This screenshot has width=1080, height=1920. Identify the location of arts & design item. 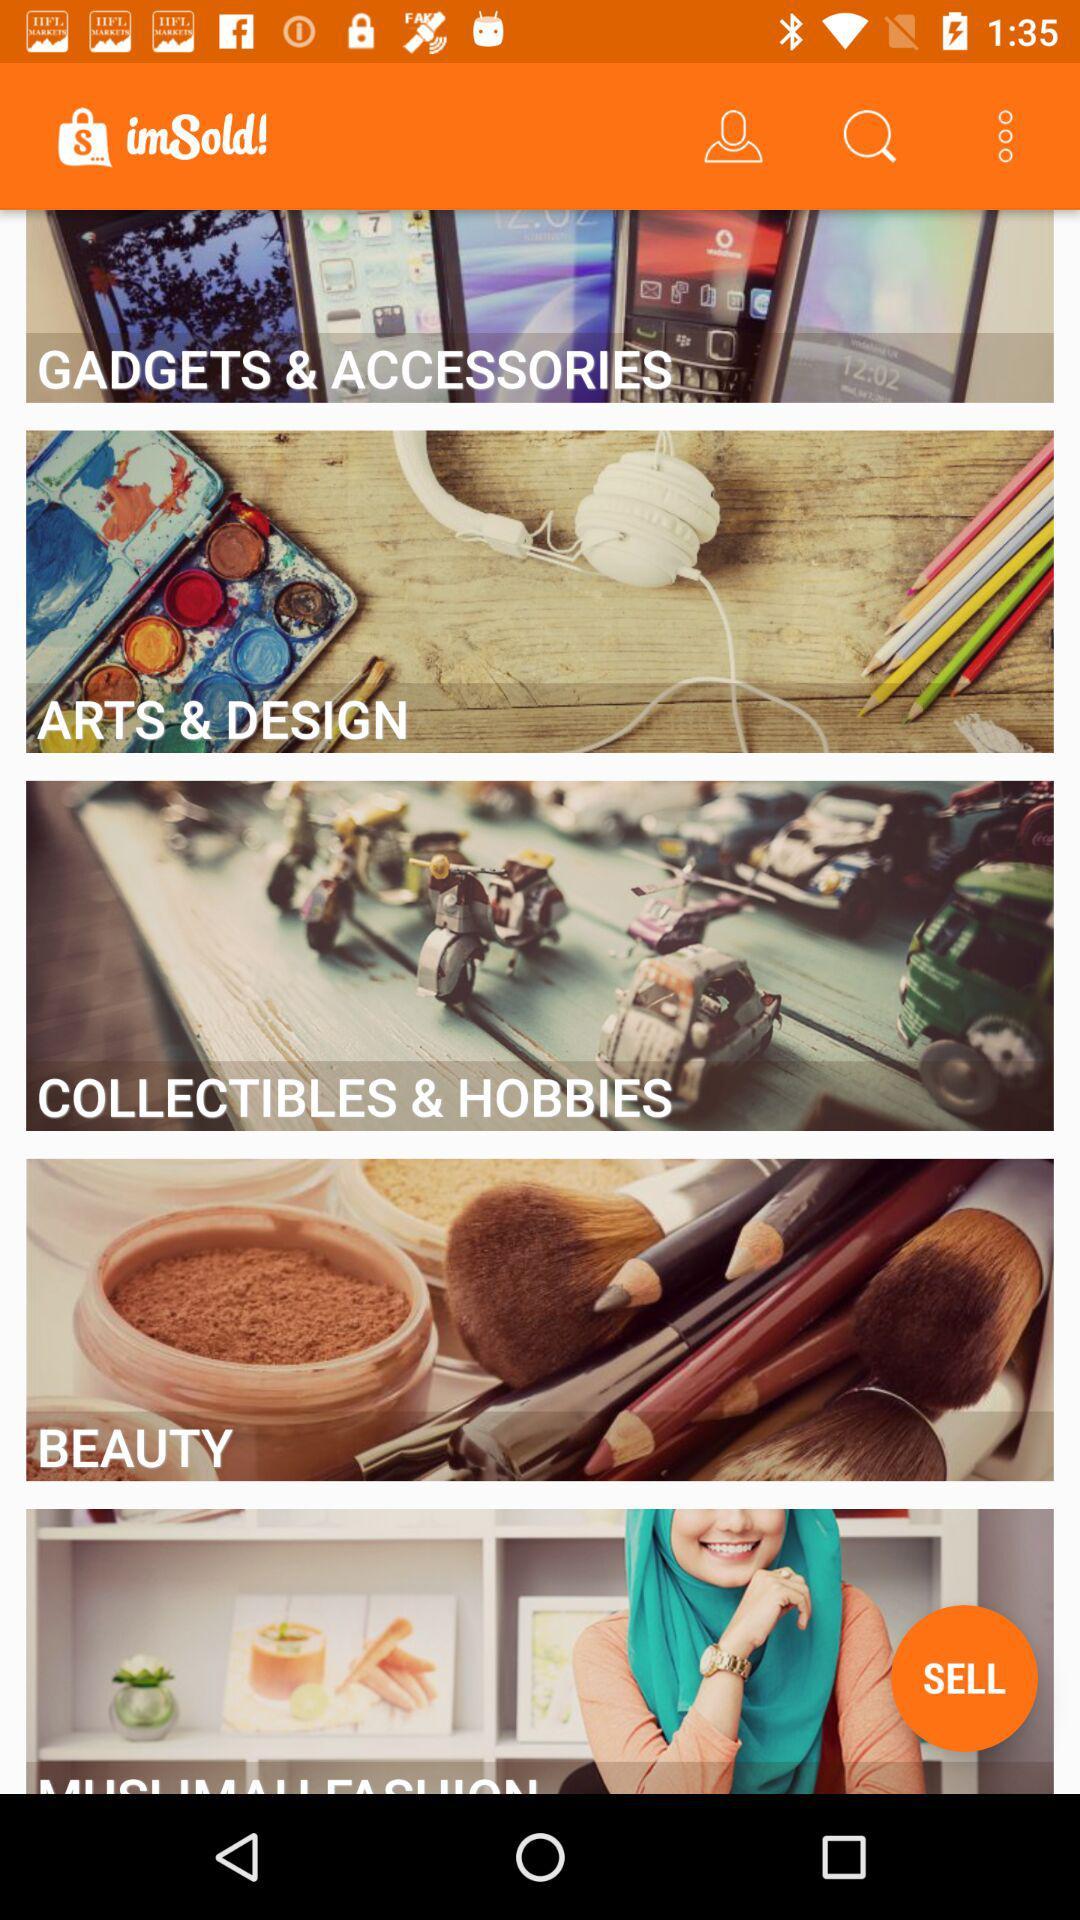
(540, 718).